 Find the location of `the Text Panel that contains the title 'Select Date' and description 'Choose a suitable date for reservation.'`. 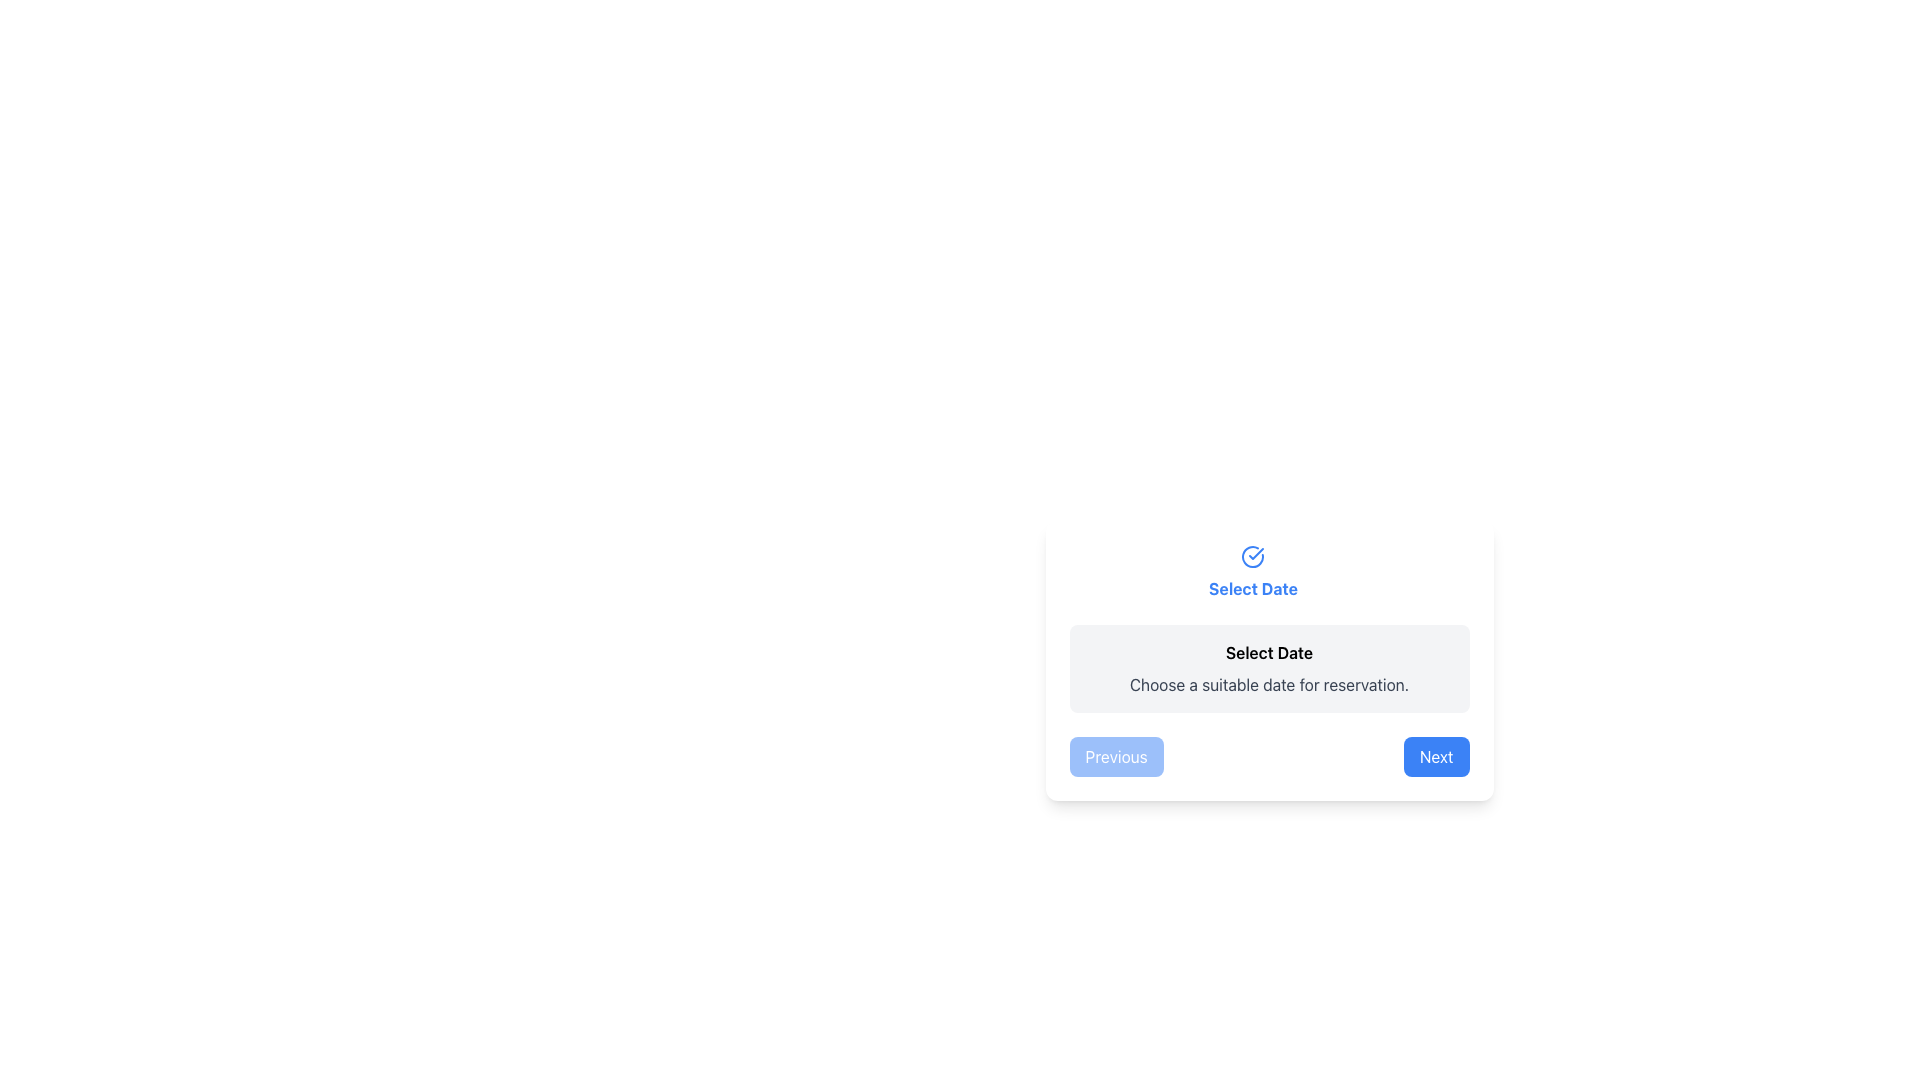

the Text Panel that contains the title 'Select Date' and description 'Choose a suitable date for reservation.' is located at coordinates (1268, 668).